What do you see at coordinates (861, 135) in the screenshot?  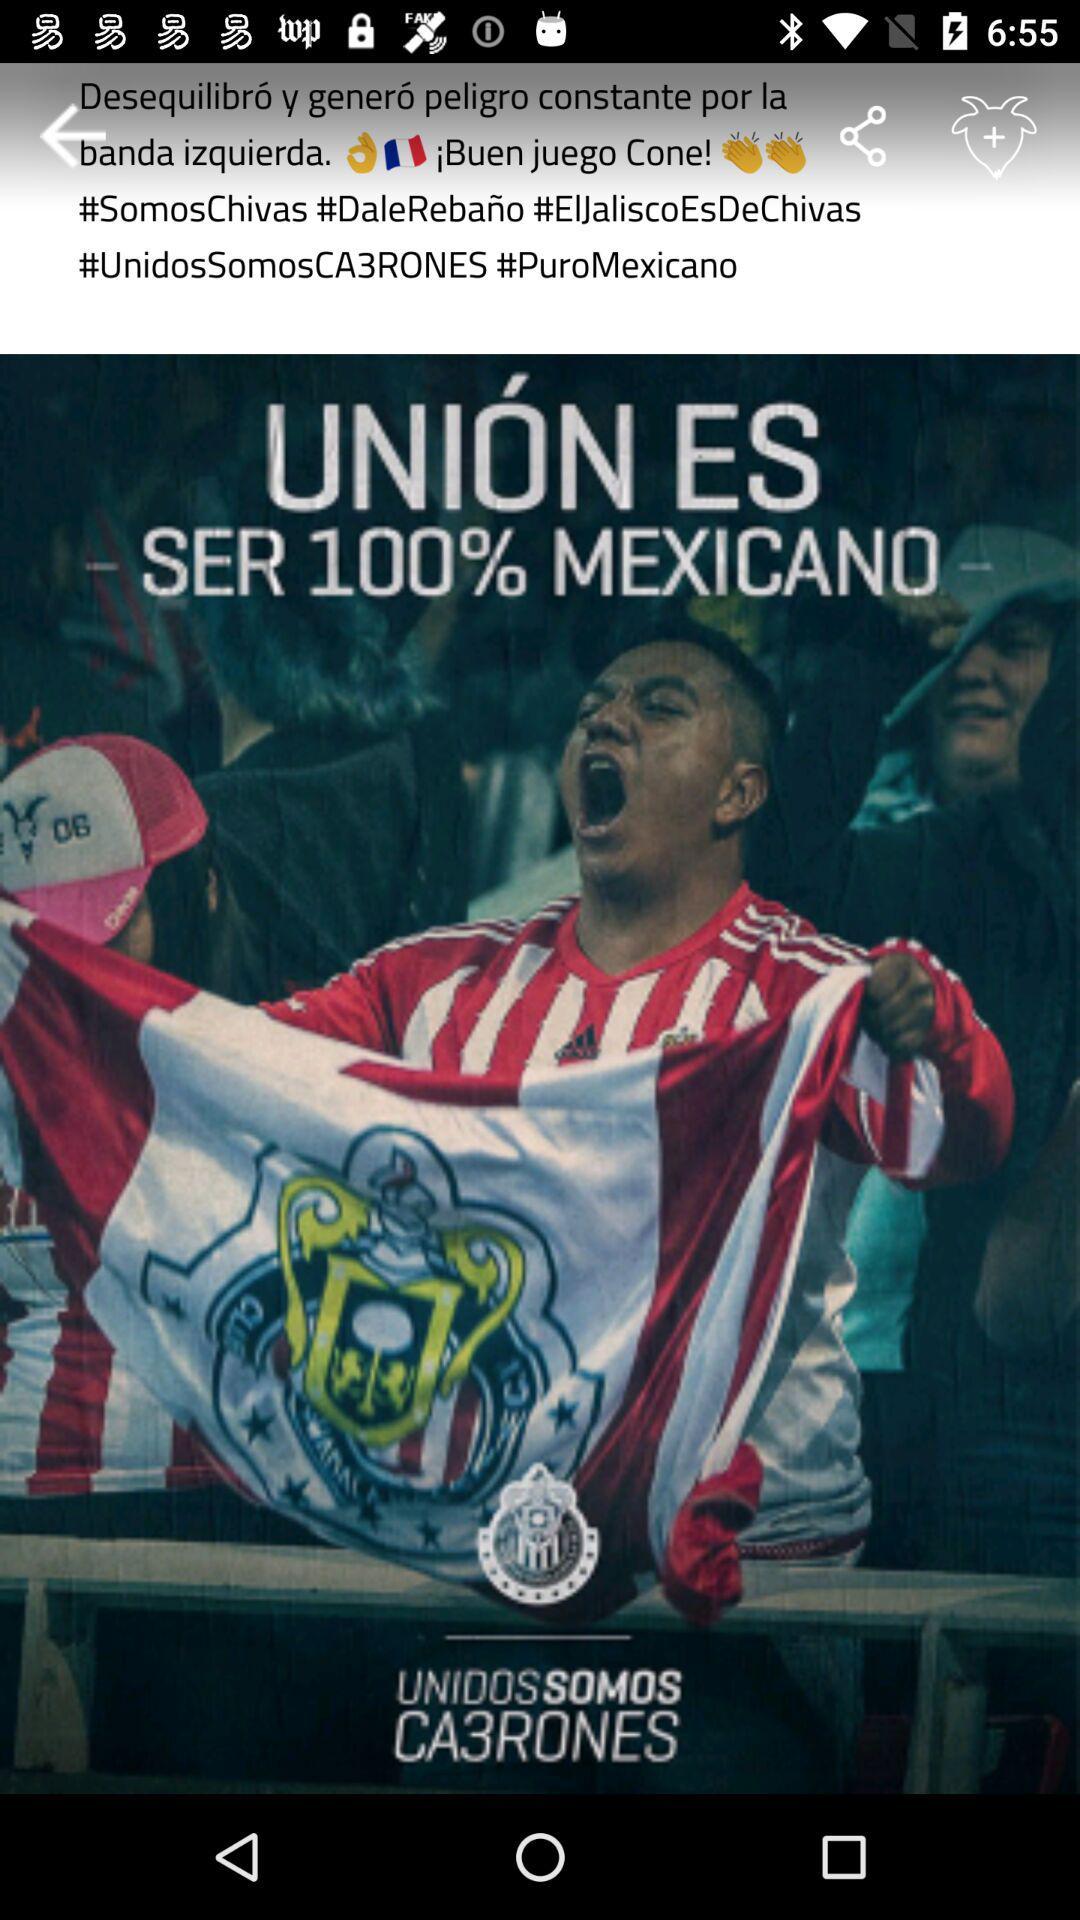 I see `the share icon` at bounding box center [861, 135].